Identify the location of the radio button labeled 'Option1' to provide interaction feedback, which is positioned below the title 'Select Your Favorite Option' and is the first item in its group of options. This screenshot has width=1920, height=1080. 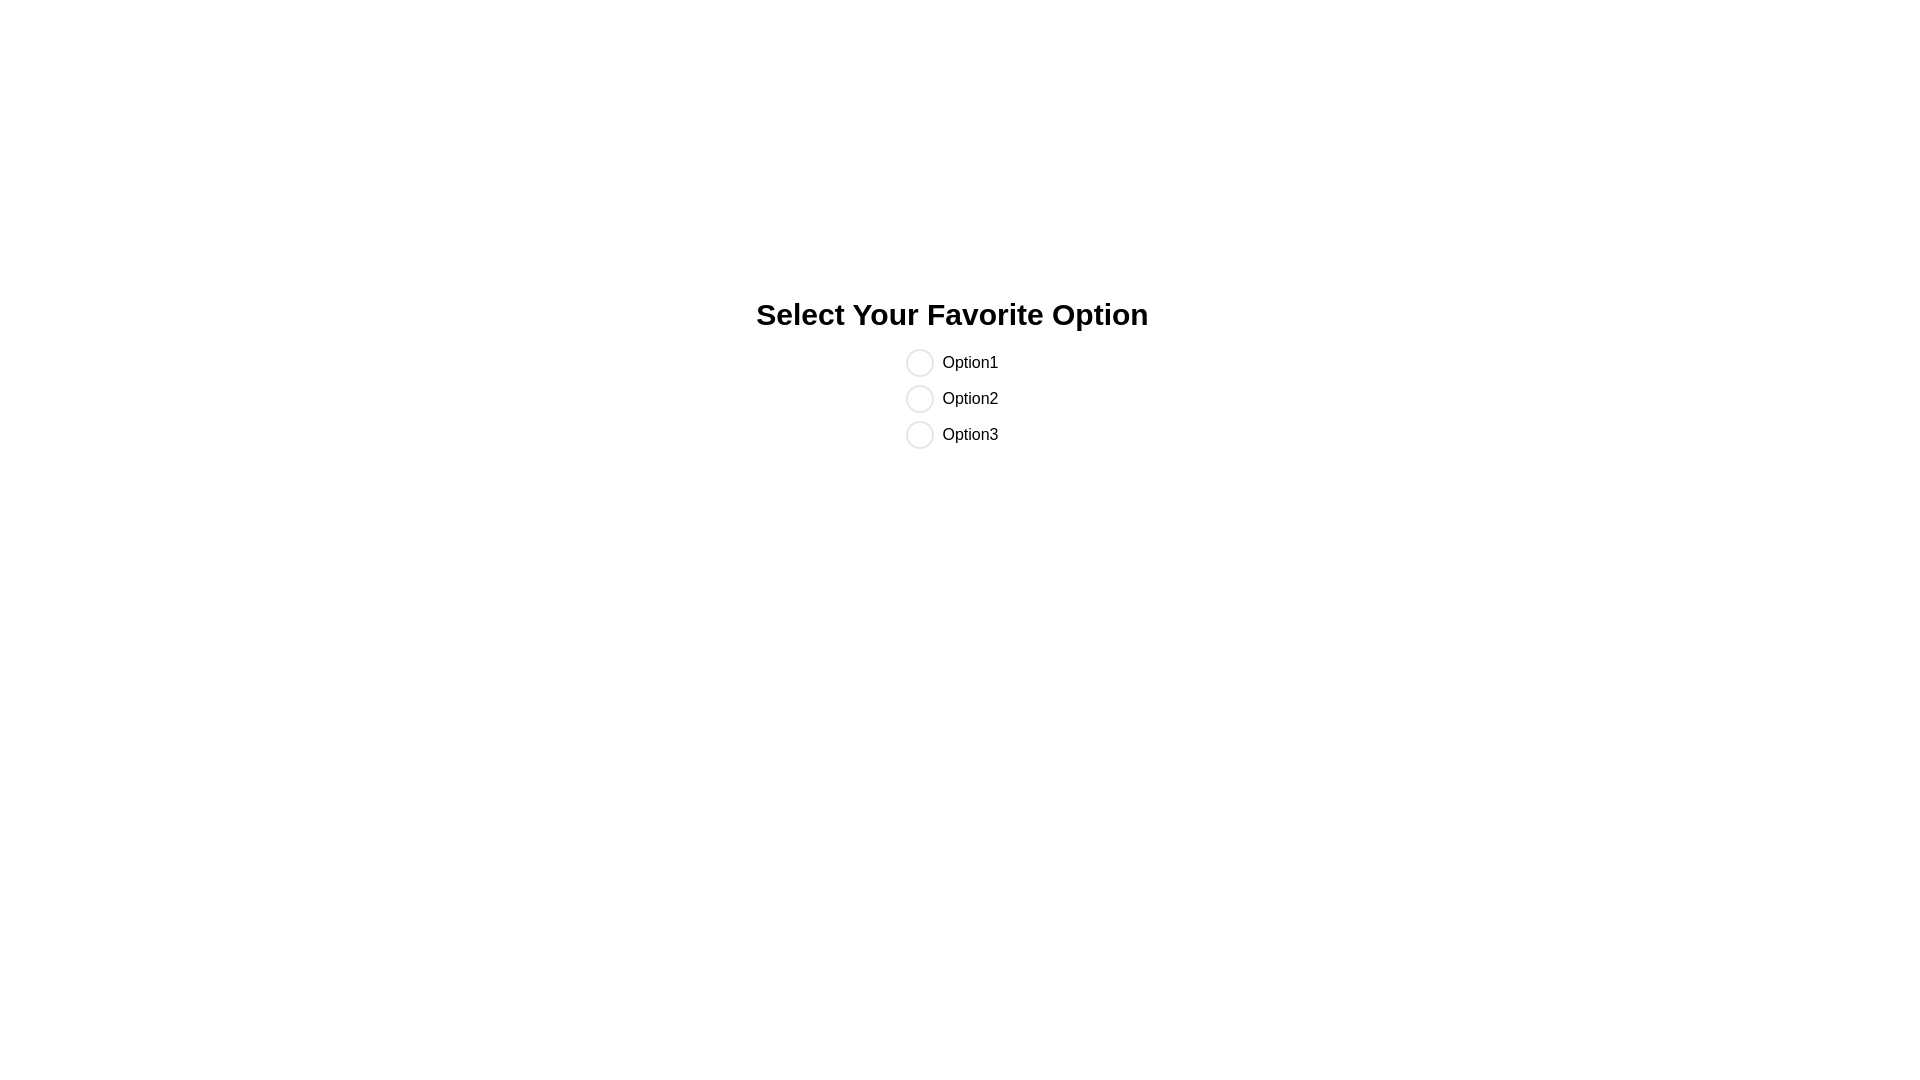
(951, 362).